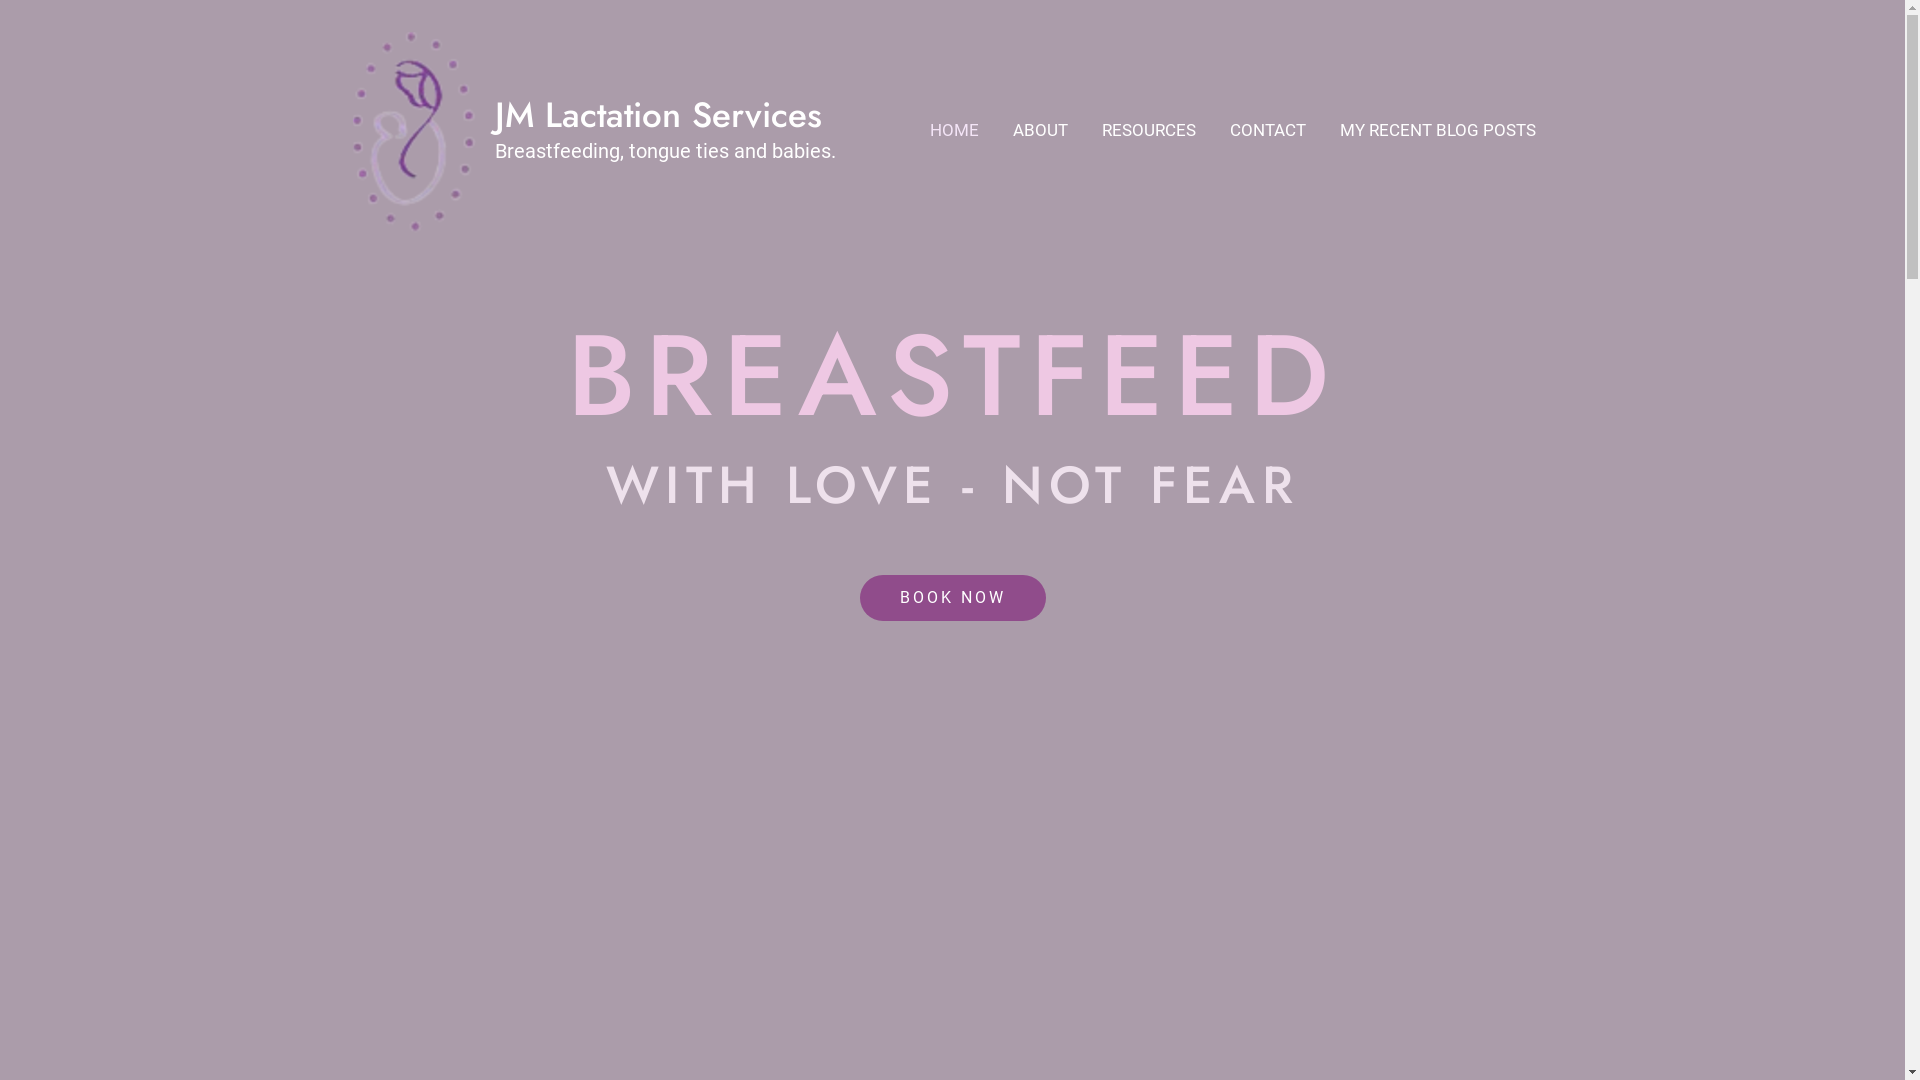 This screenshot has height=1080, width=1920. What do you see at coordinates (657, 115) in the screenshot?
I see `'JM Lactation Services'` at bounding box center [657, 115].